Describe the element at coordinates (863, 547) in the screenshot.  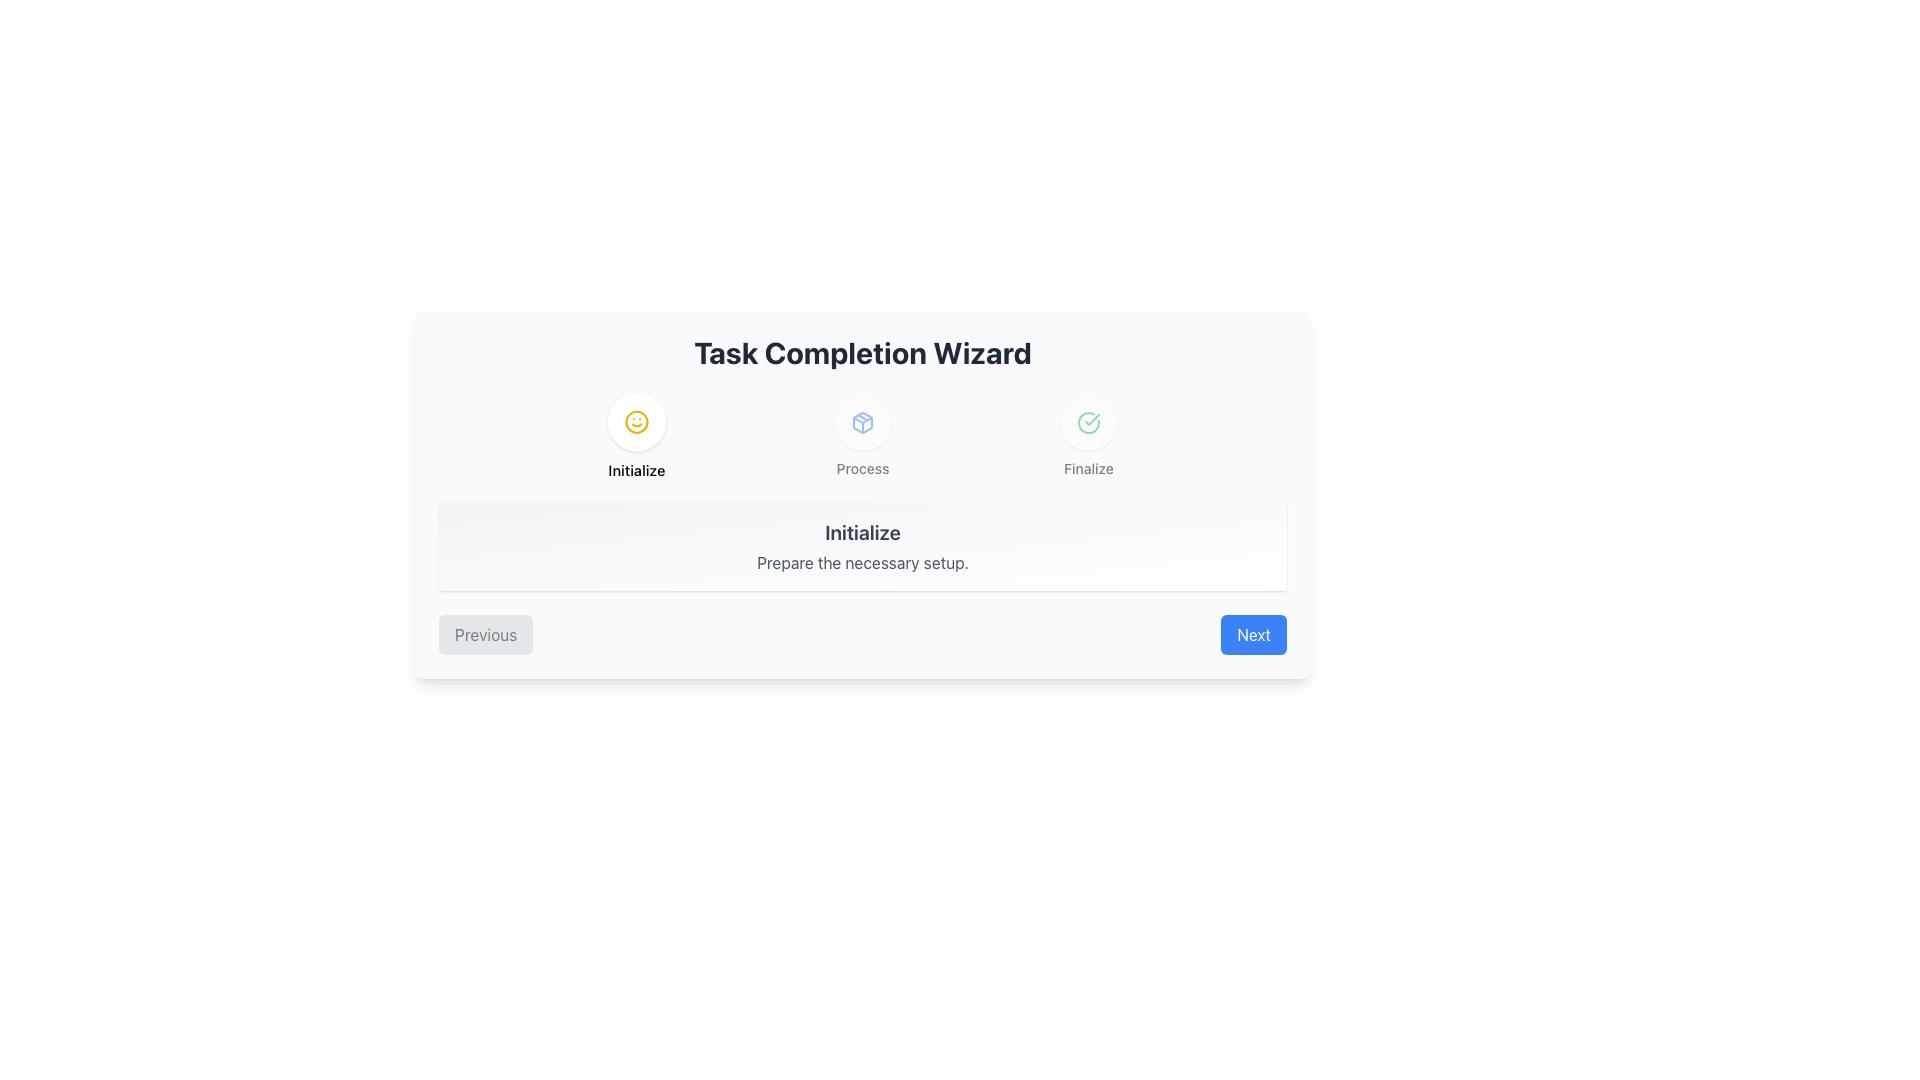
I see `the Informative Section that provides instructions related to the 'Initialize' phase of the task completion workflow, located below the 'Task Completion Wizard' and the 'Initialize', 'Process', and 'Finalize' items` at that location.